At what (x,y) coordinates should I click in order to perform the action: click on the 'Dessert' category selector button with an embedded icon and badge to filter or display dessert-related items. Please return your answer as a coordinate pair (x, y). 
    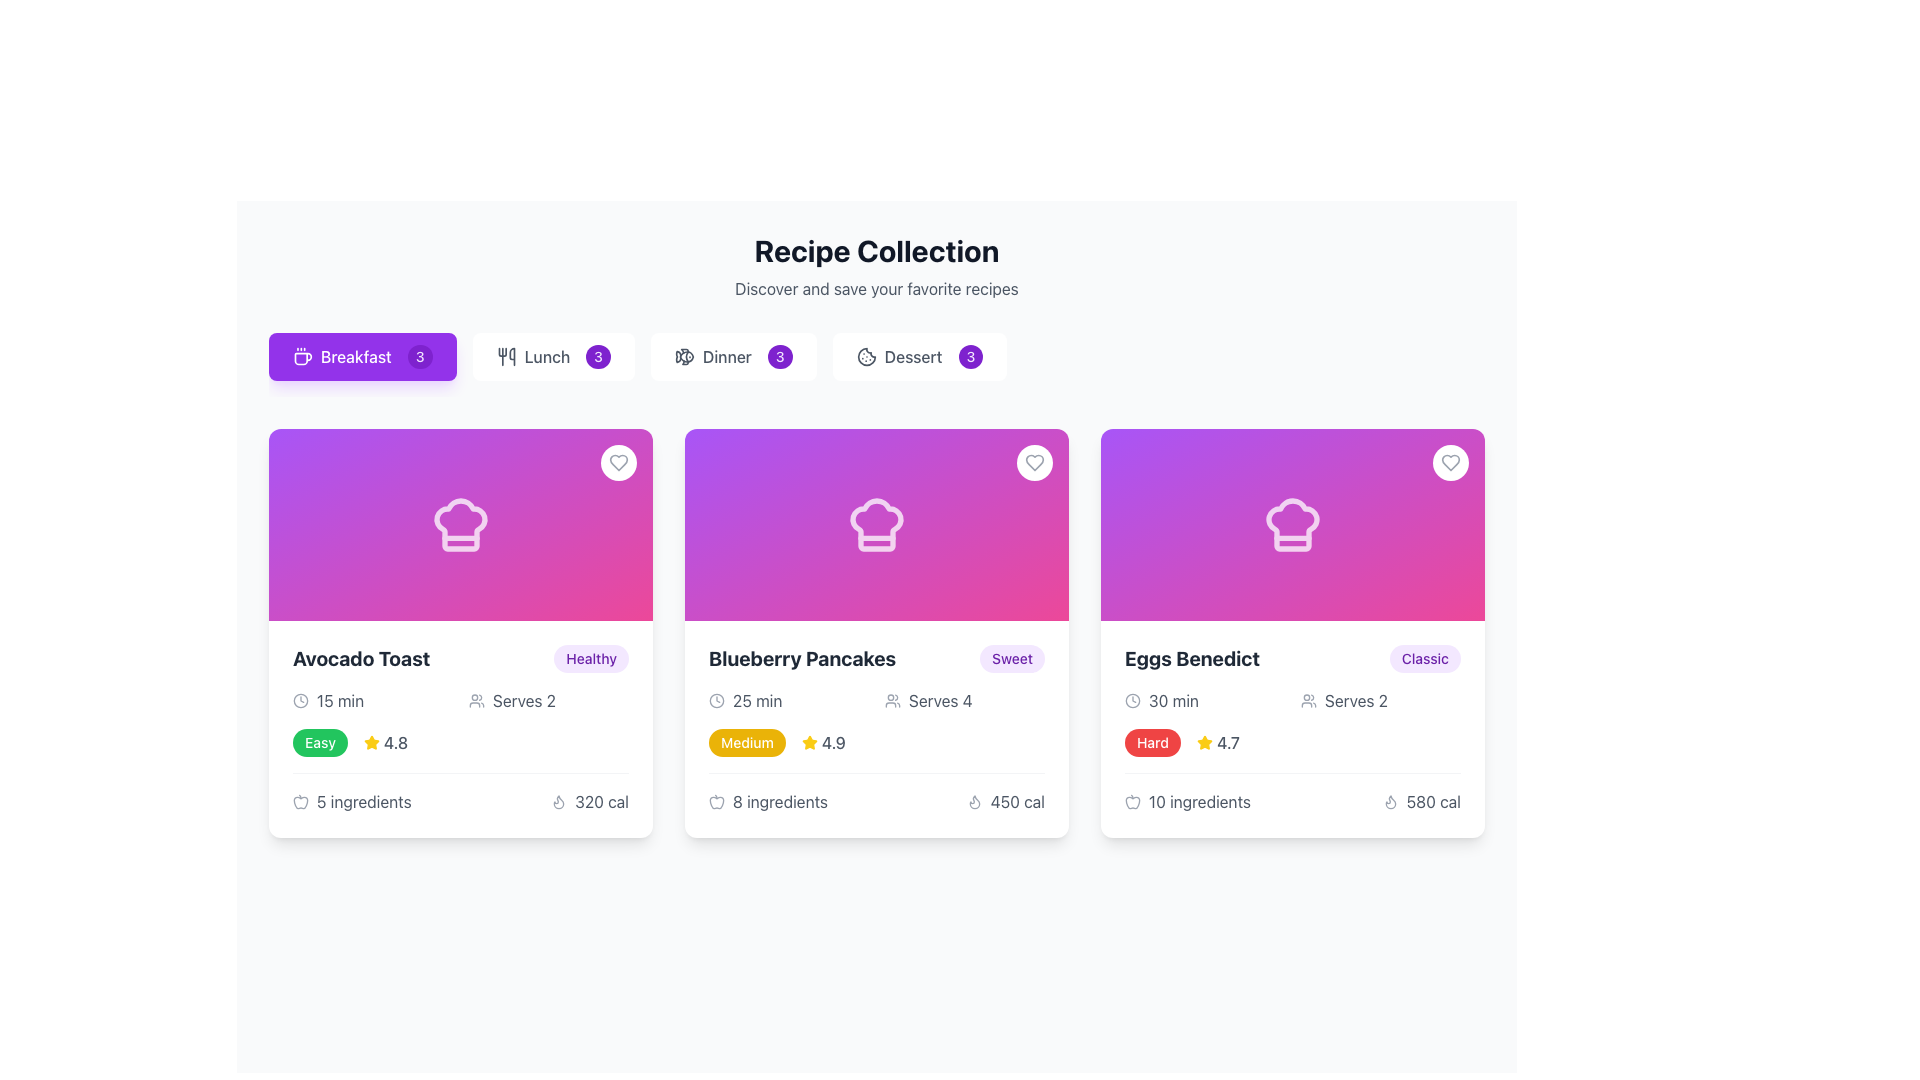
    Looking at the image, I should click on (919, 356).